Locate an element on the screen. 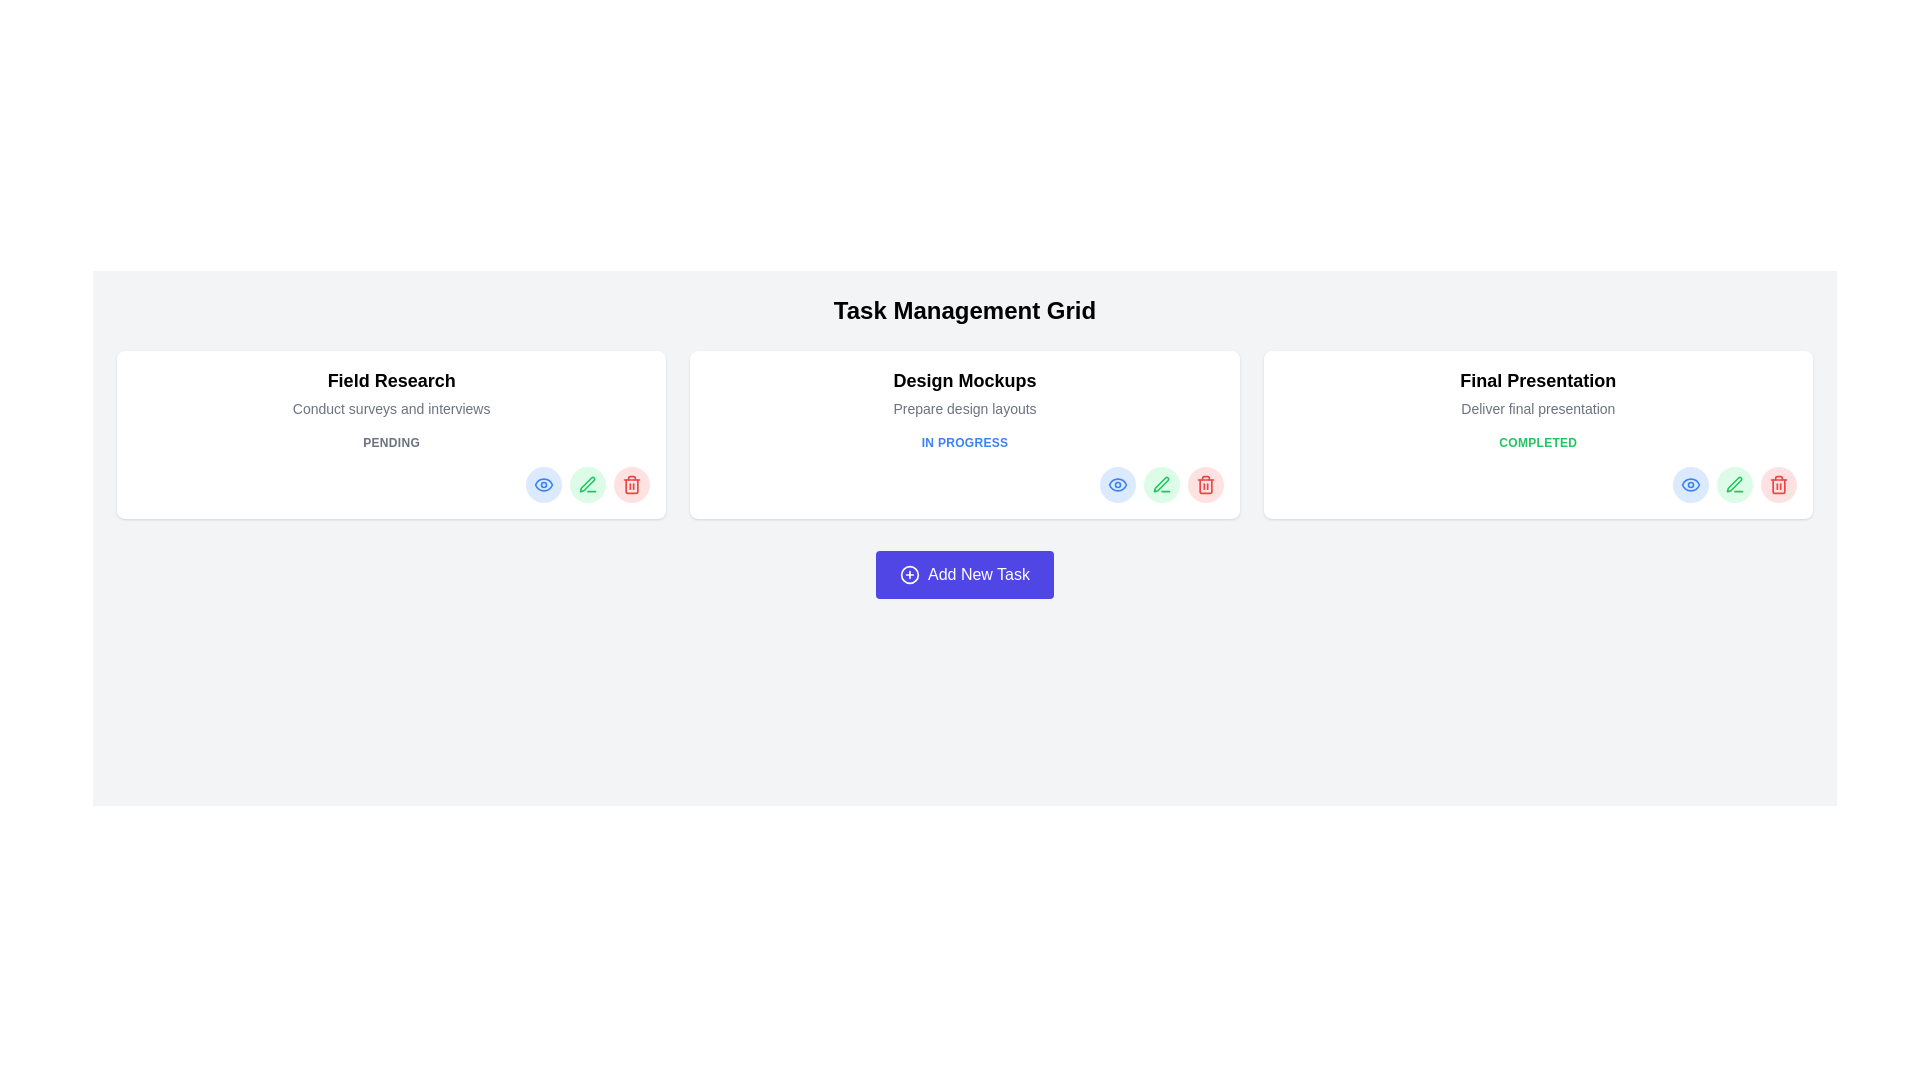  icons for available actions in the action bar located at the bottom of the 'Field Research' task card, which contains buttons for viewing, editing, or deleting tasks is located at coordinates (391, 485).